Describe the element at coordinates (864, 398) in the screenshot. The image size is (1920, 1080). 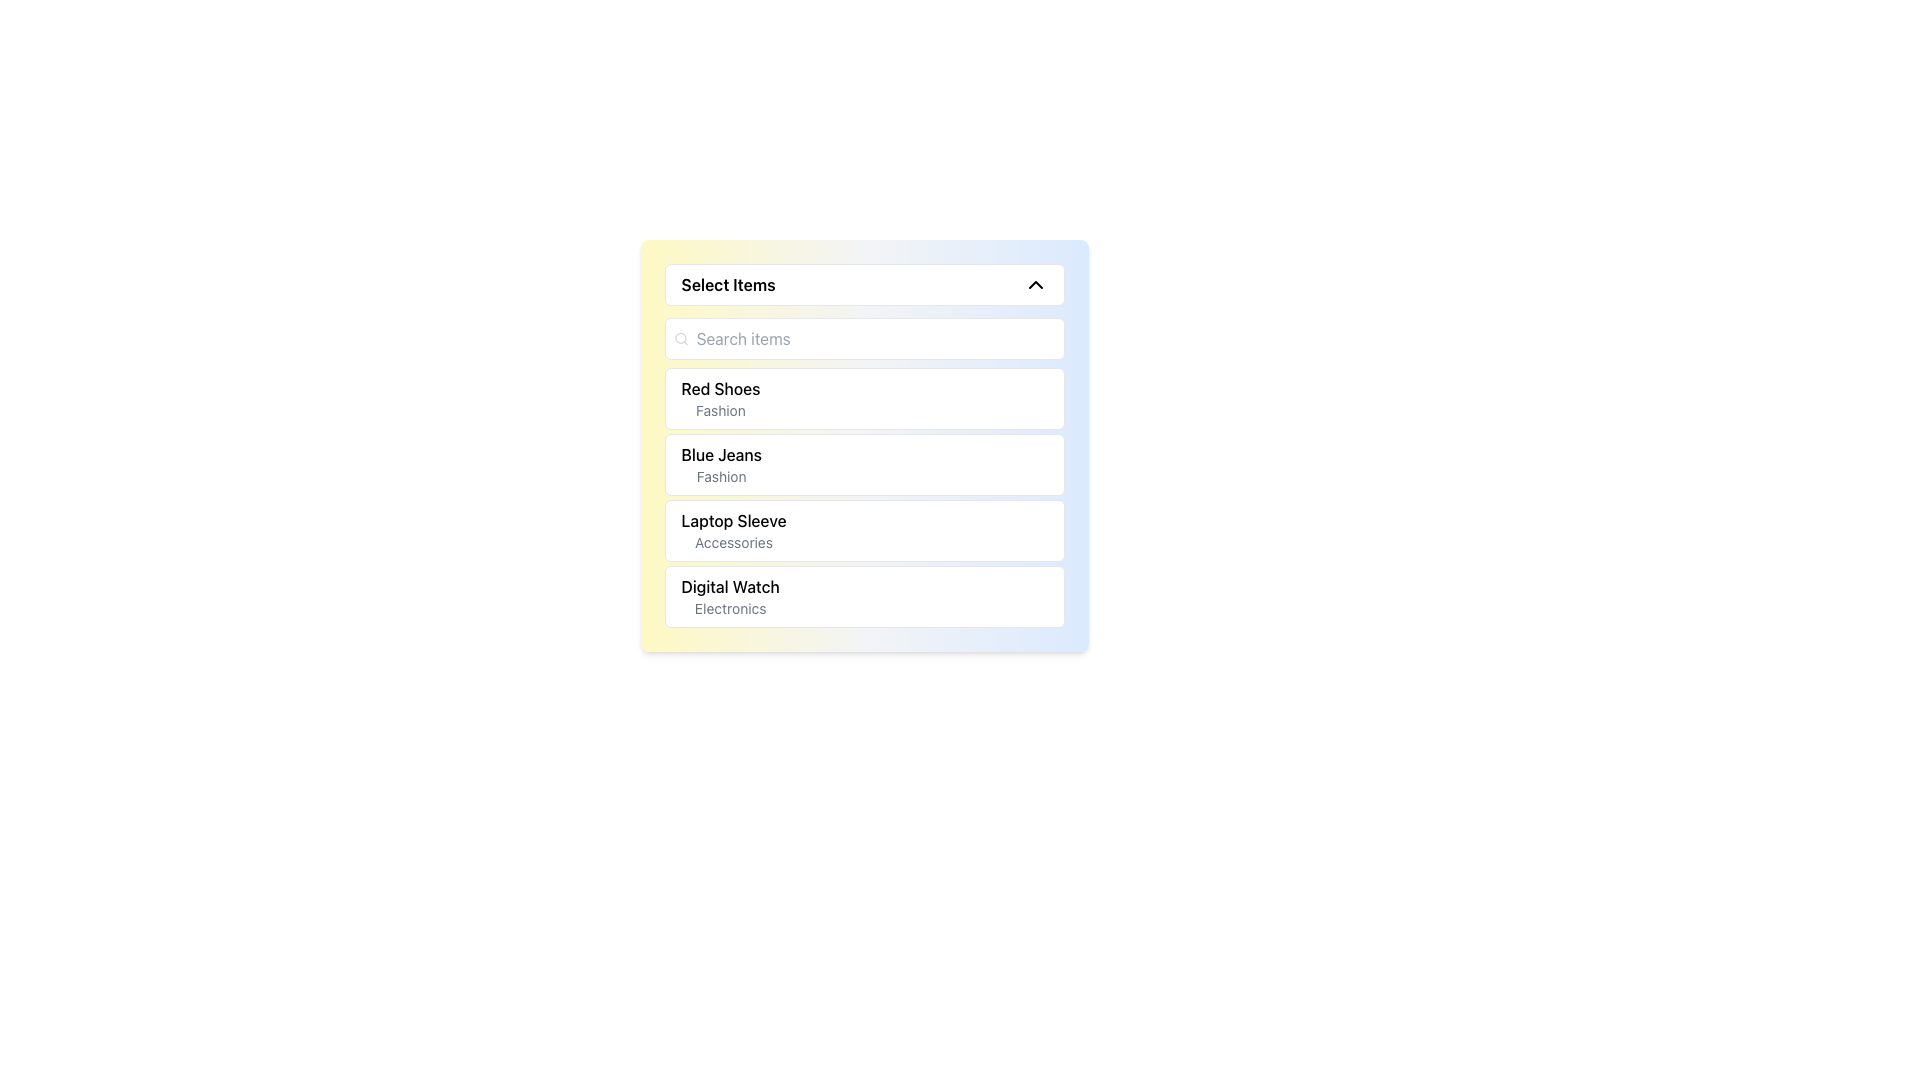
I see `the first selectable list item labeled 'Red Shoes' within the dropdown interface` at that location.